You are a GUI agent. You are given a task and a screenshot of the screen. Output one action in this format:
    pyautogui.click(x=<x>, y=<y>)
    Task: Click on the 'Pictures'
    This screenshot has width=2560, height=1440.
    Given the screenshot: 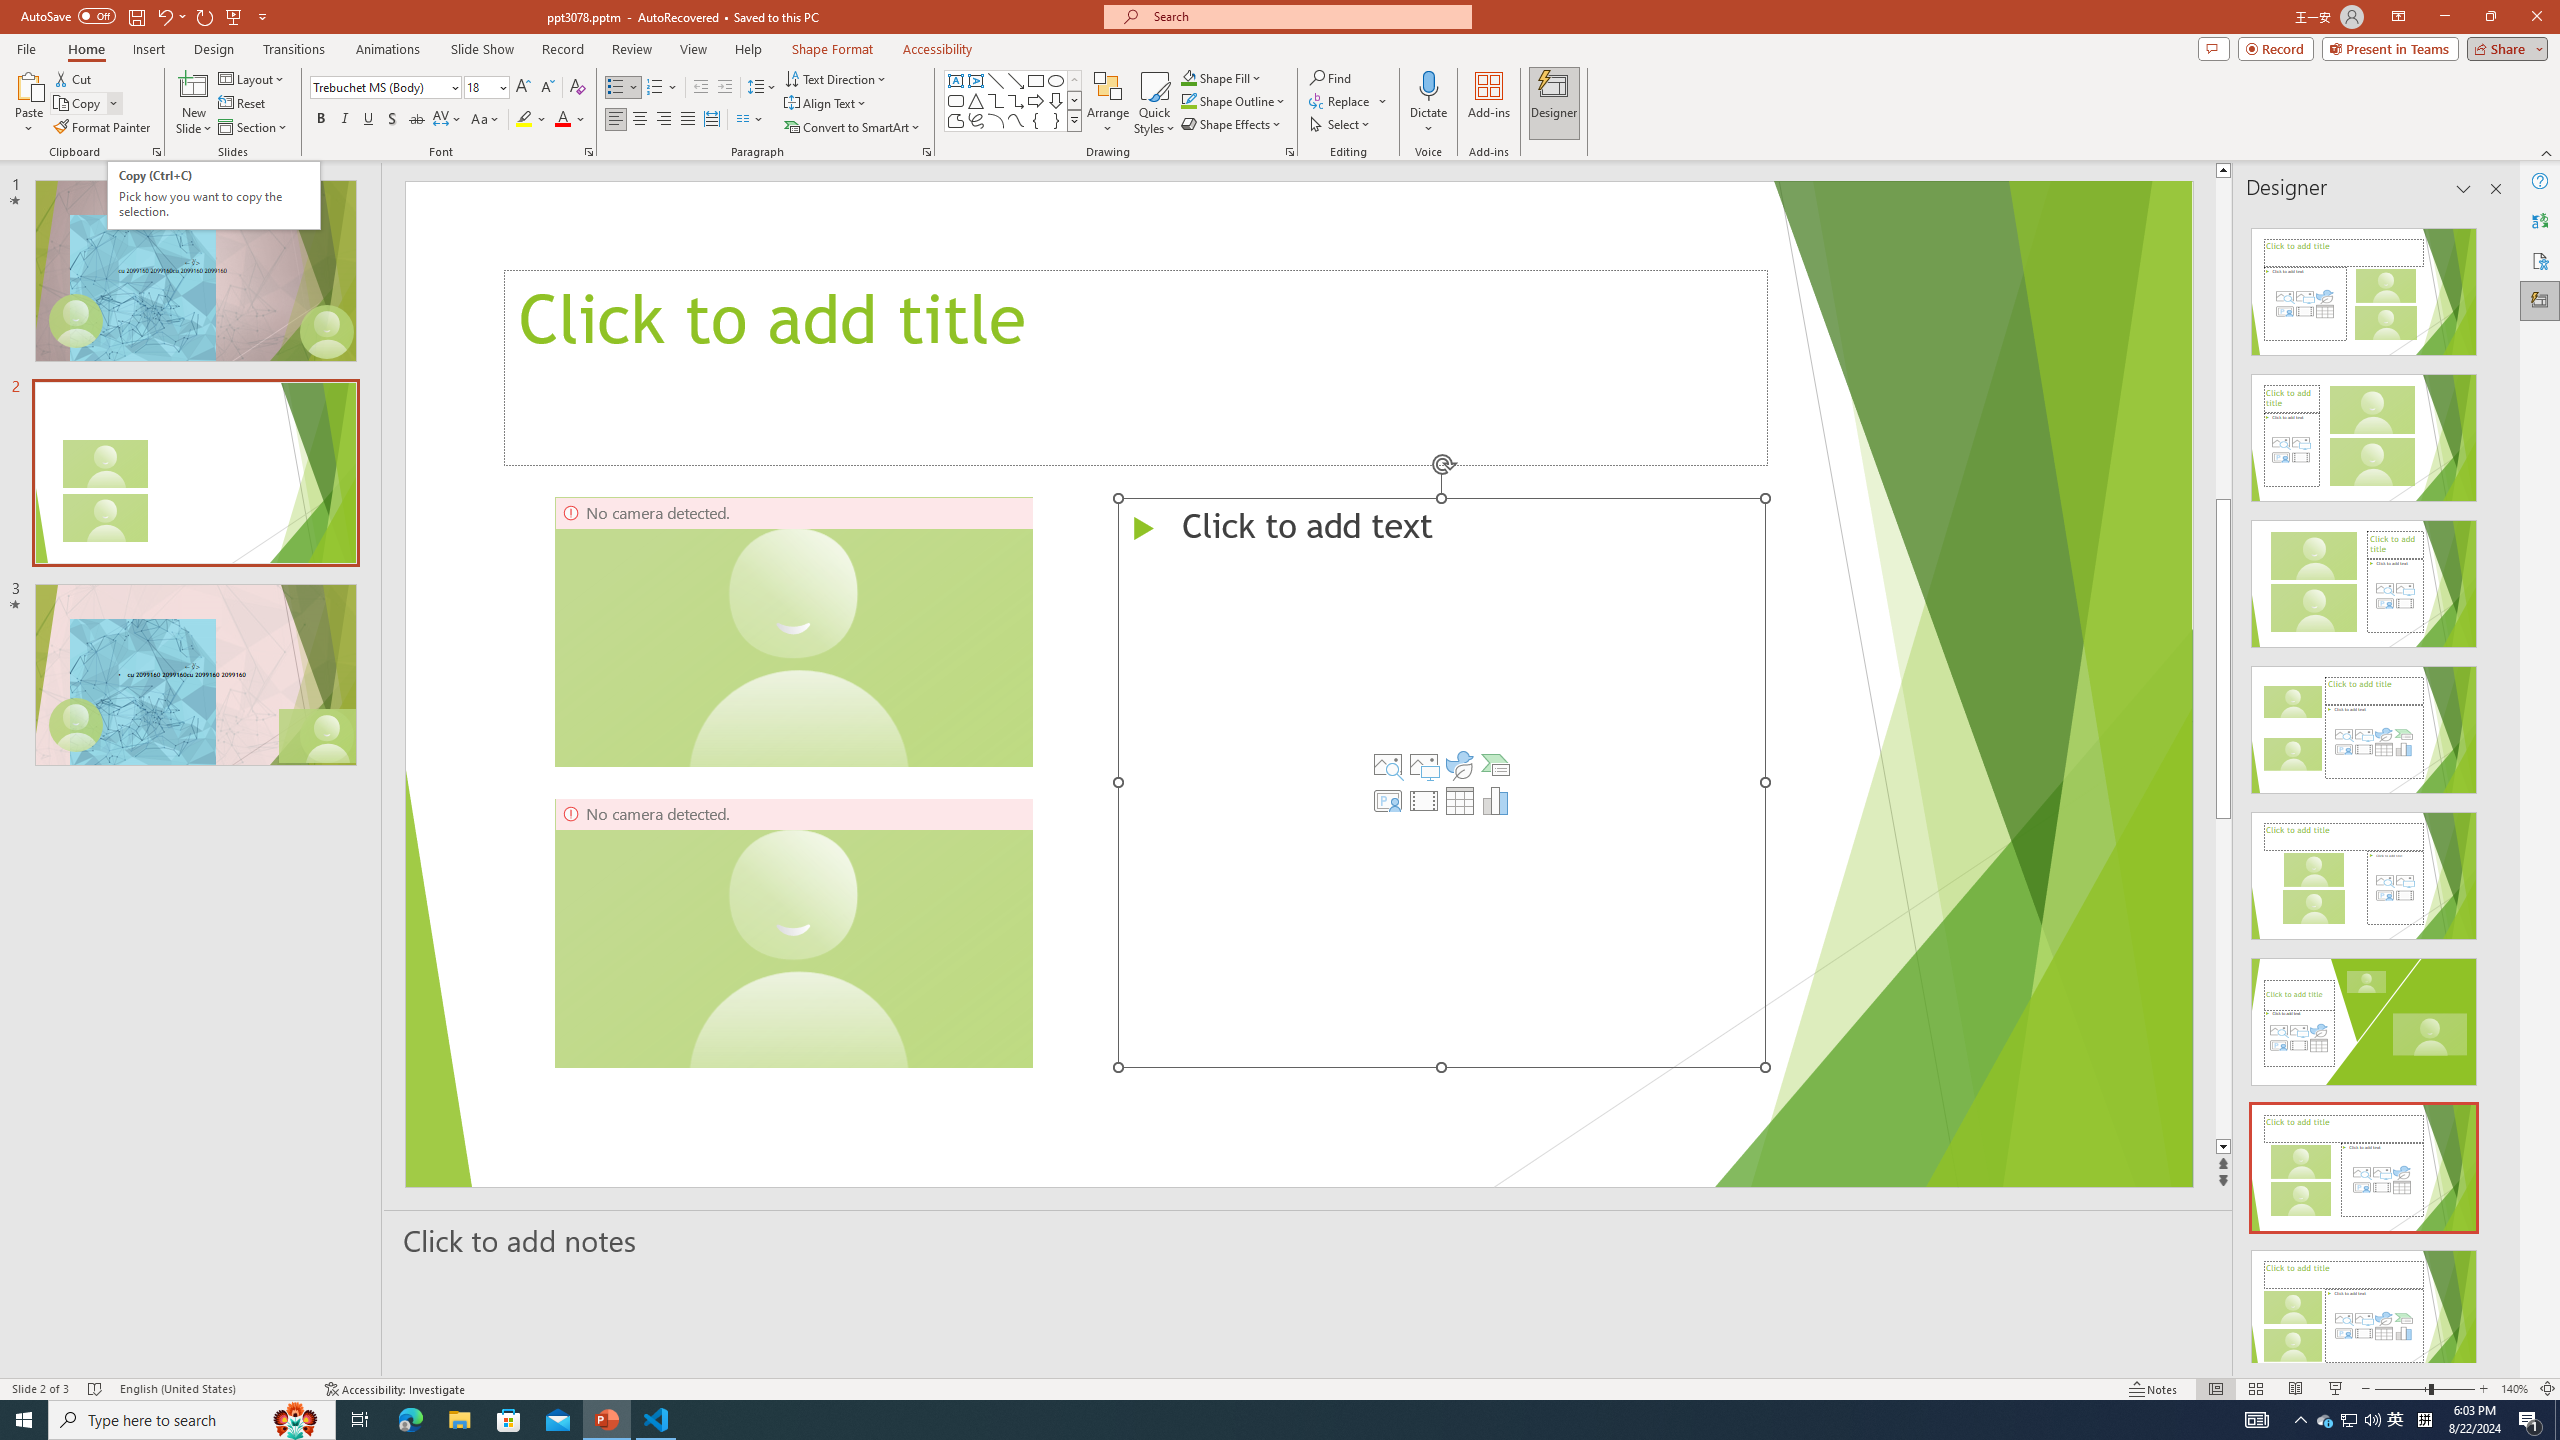 What is the action you would take?
    pyautogui.click(x=1422, y=763)
    